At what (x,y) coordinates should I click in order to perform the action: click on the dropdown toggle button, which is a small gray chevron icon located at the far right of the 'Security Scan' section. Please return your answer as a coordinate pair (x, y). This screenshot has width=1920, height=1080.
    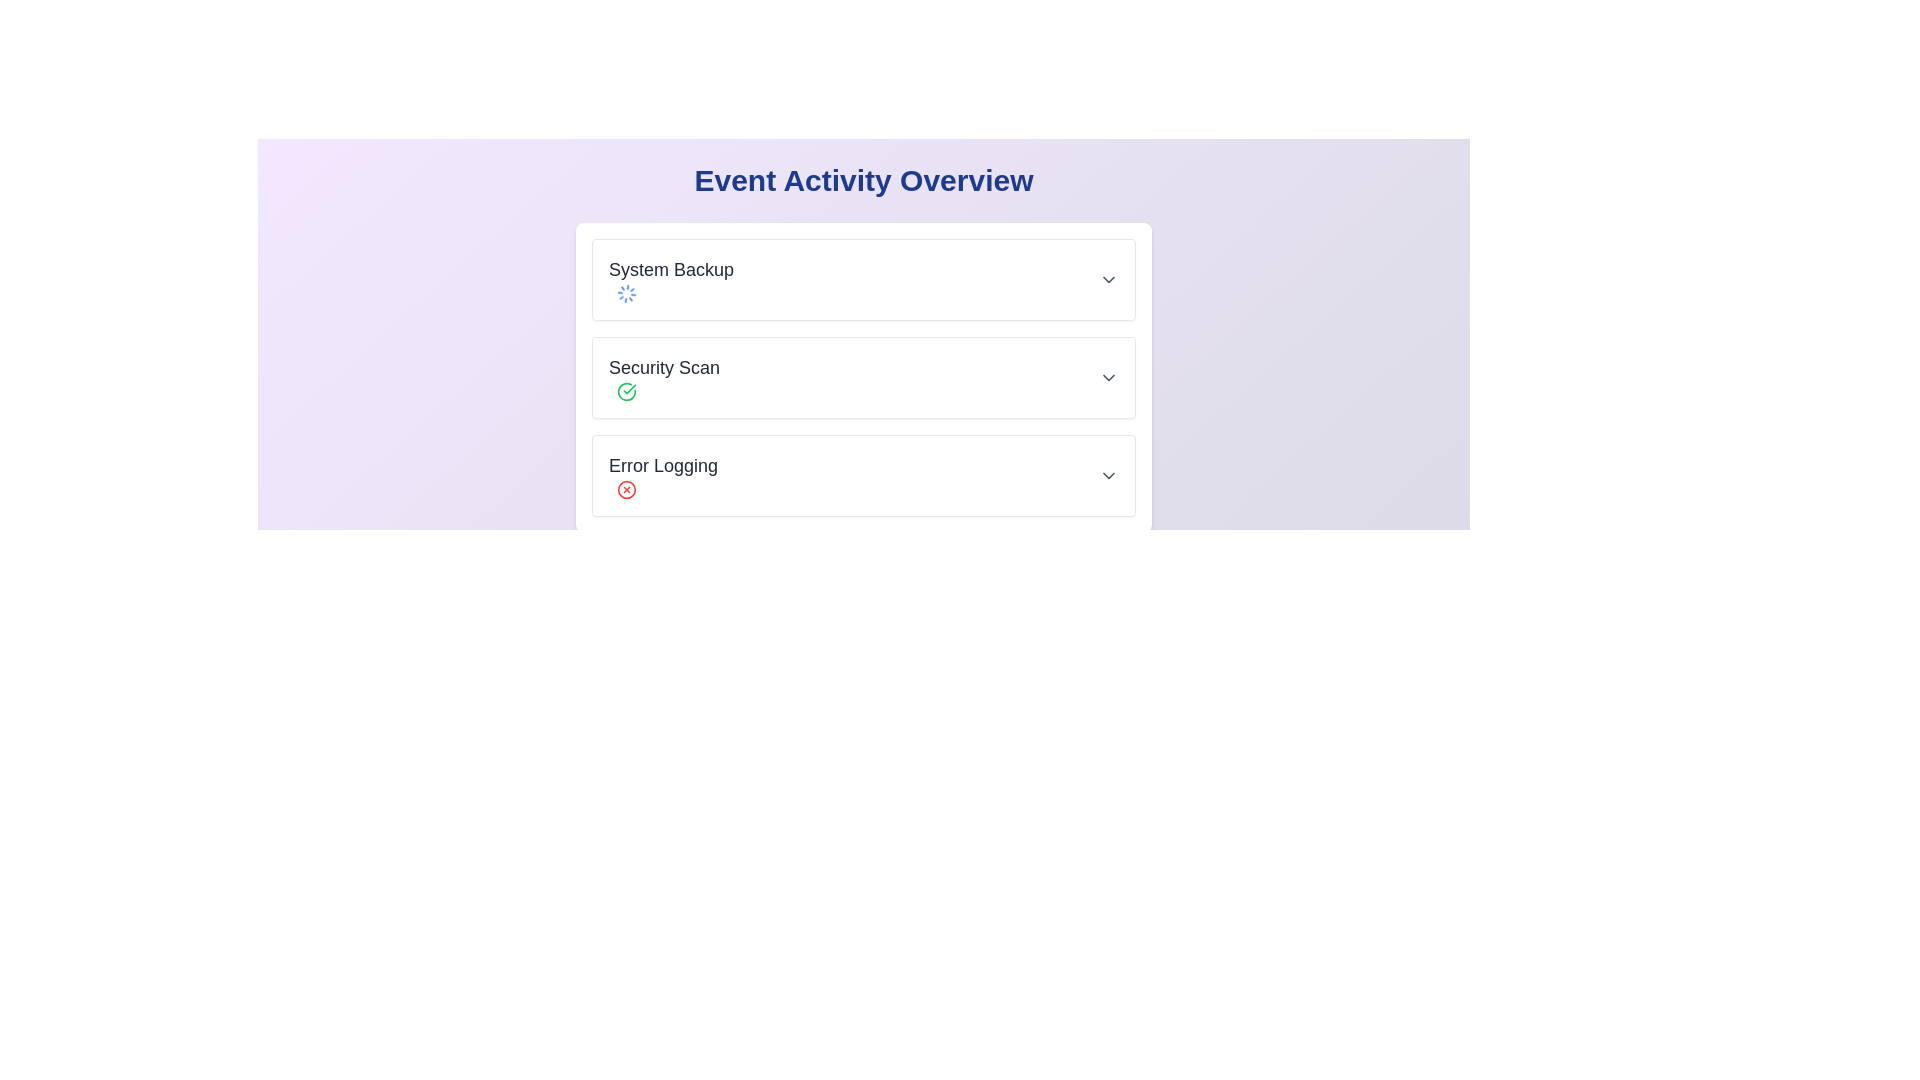
    Looking at the image, I should click on (1107, 378).